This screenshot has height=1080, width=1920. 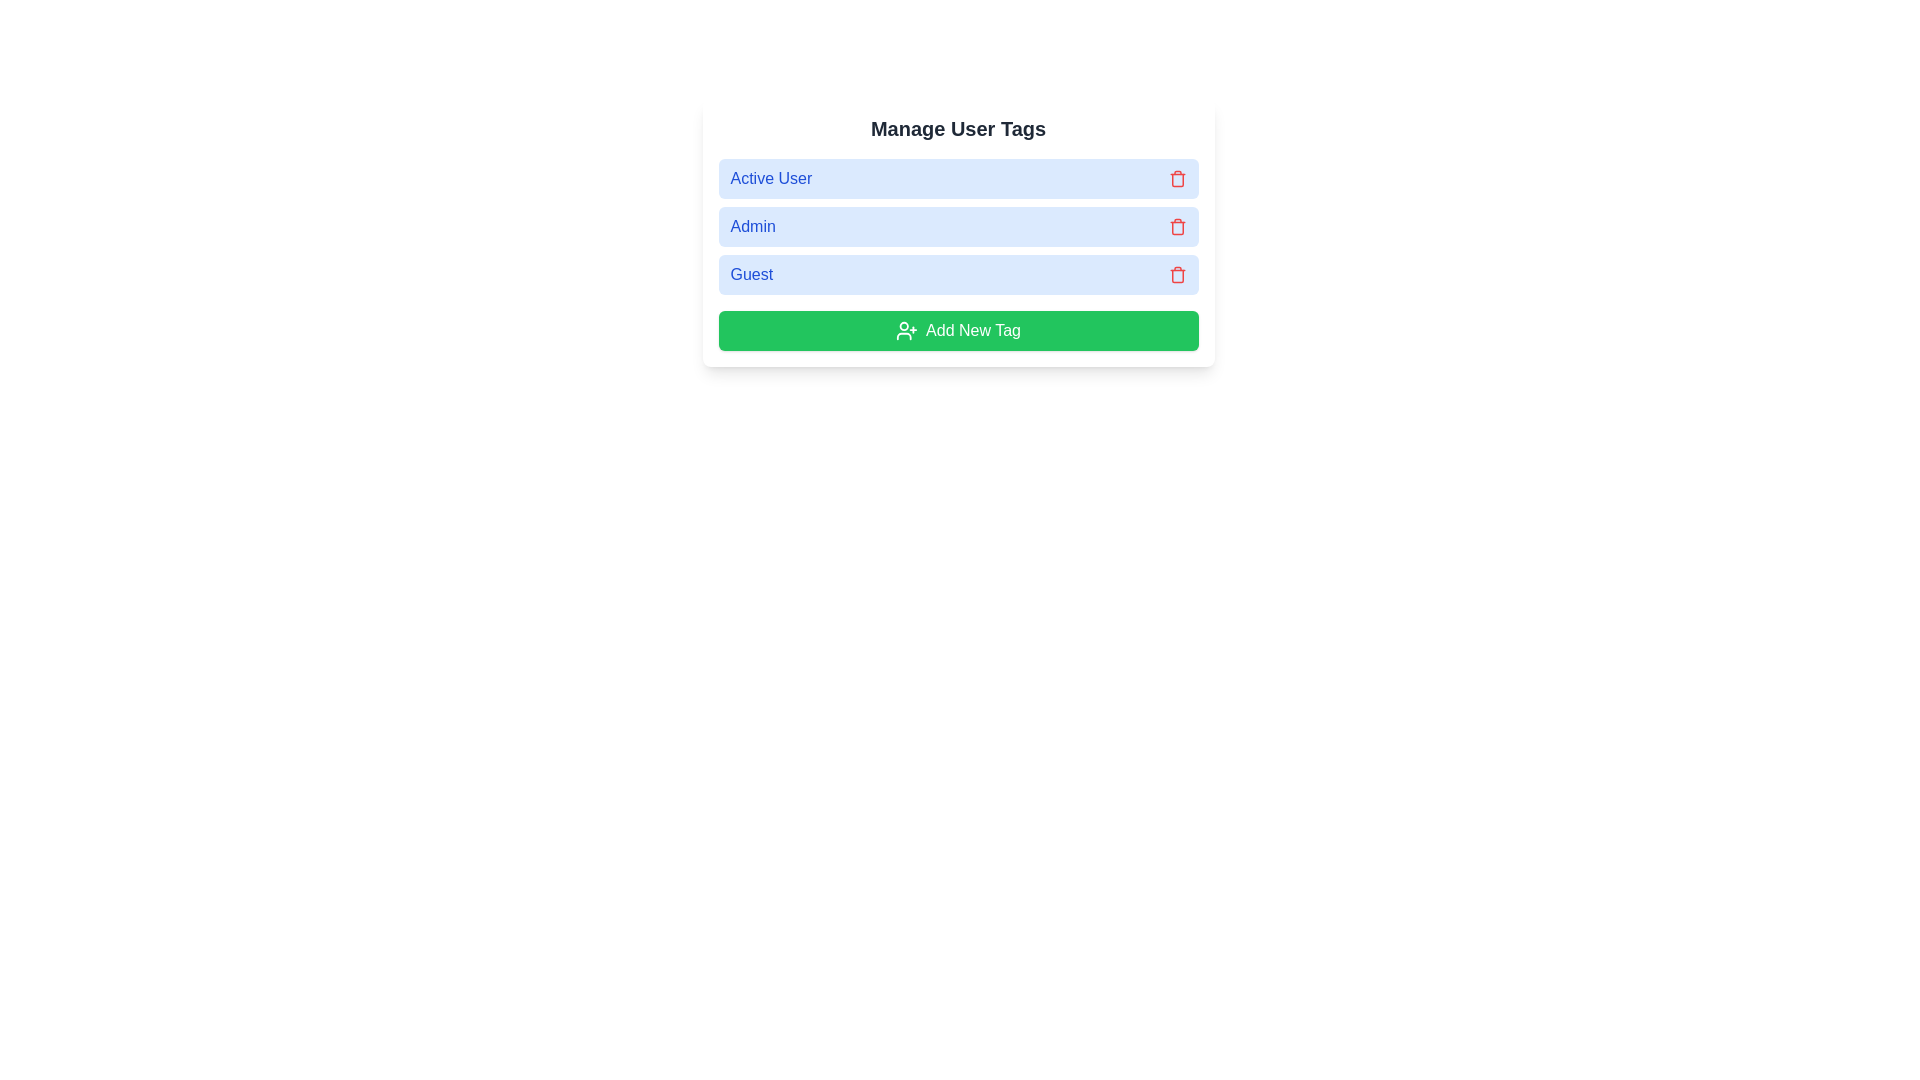 What do you see at coordinates (1177, 274) in the screenshot?
I see `the delete button located at the right end of the 'Guest' label row in the 'Manage User Tags' section` at bounding box center [1177, 274].